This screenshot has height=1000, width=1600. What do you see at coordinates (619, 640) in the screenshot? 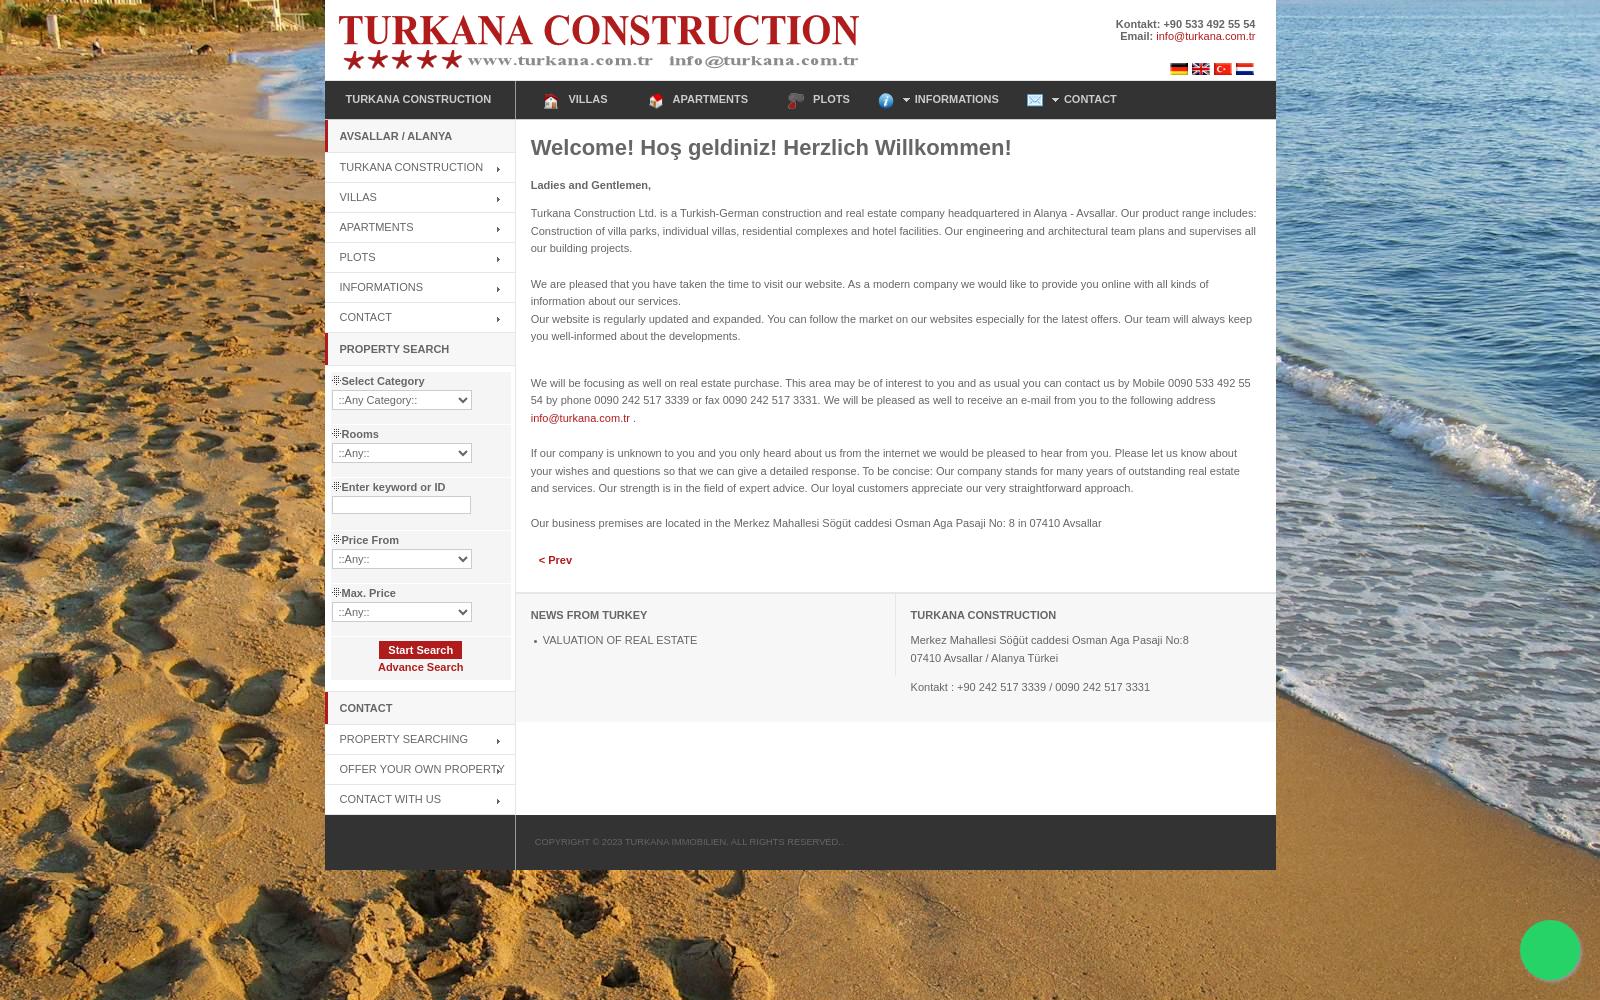
I see `'VALUATION OF REAL ESTATE'` at bounding box center [619, 640].